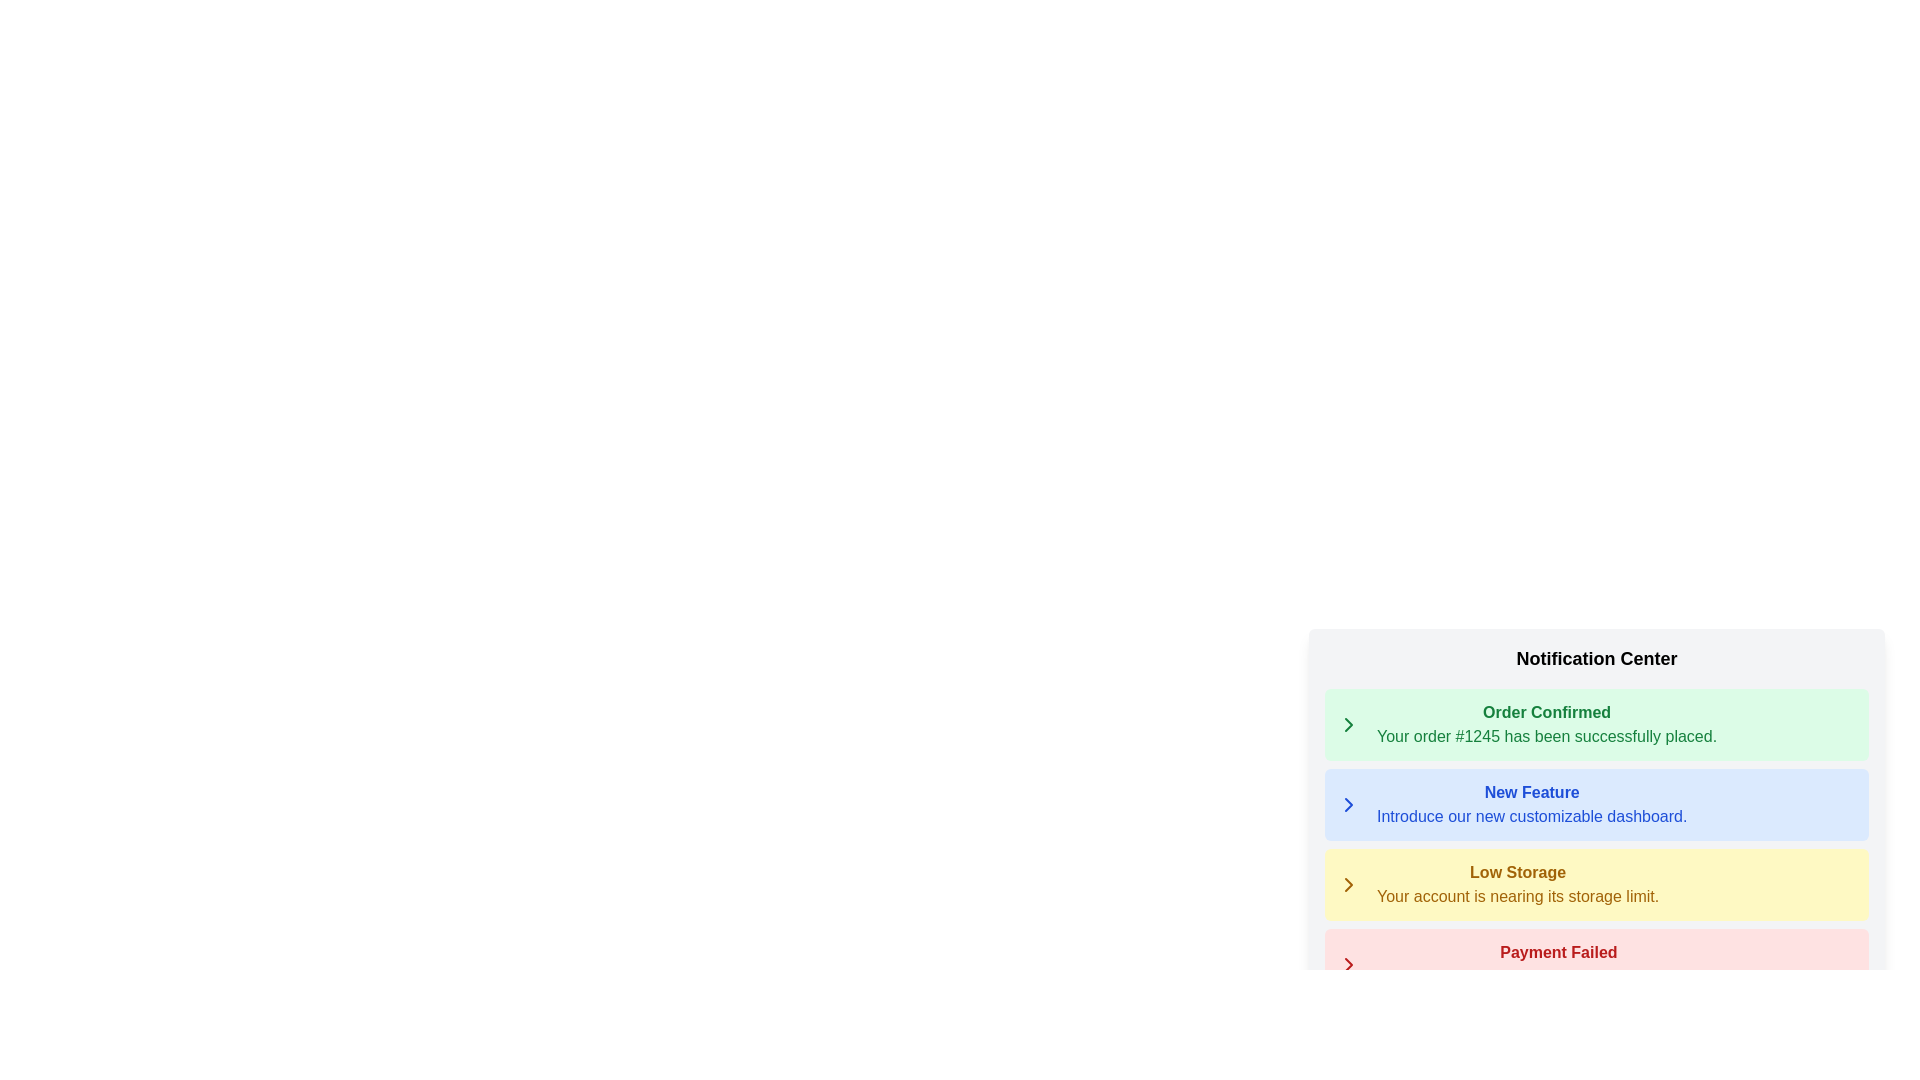 The image size is (1920, 1080). Describe the element at coordinates (1531, 792) in the screenshot. I see `the Text Label that serves as the title of the second notification card in the Notification Center interface, which is blue in color and positioned at the top of the card` at that location.